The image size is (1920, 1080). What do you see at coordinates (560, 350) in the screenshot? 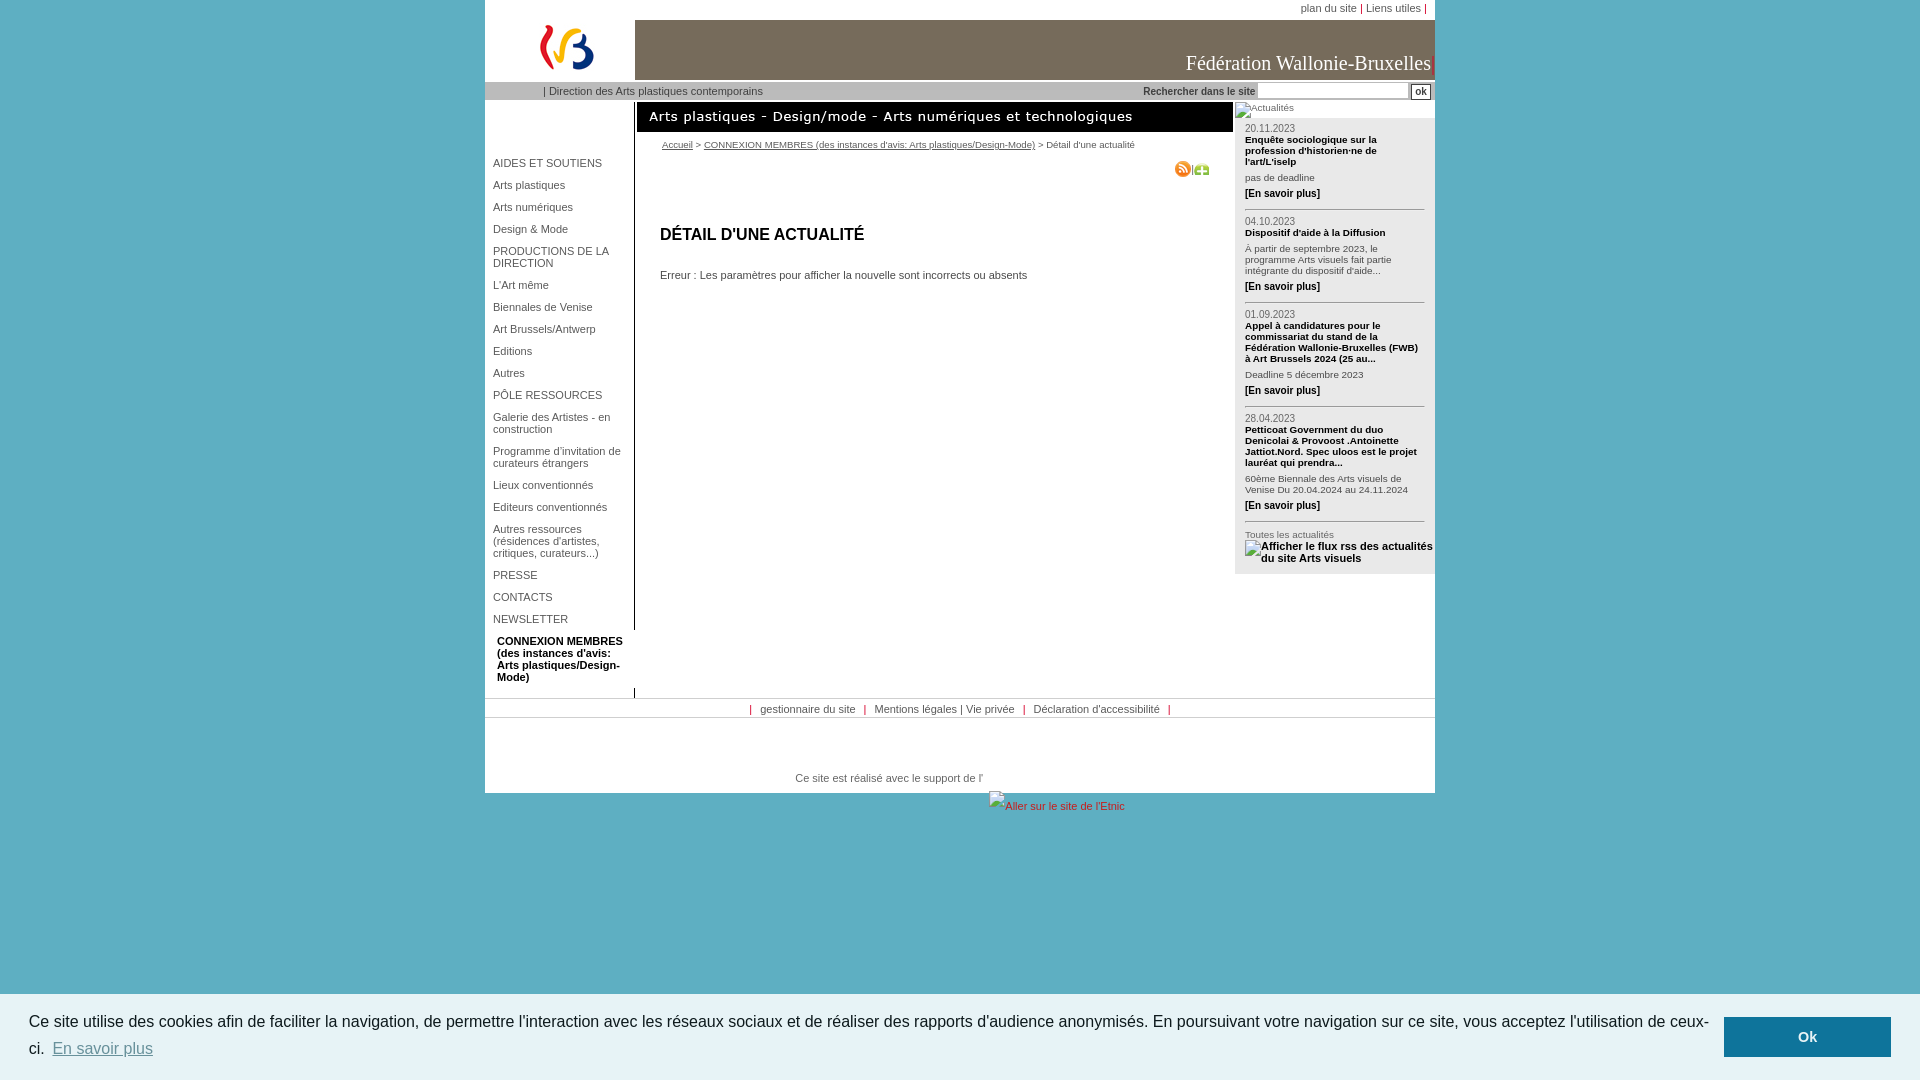
I see `'Editions'` at bounding box center [560, 350].